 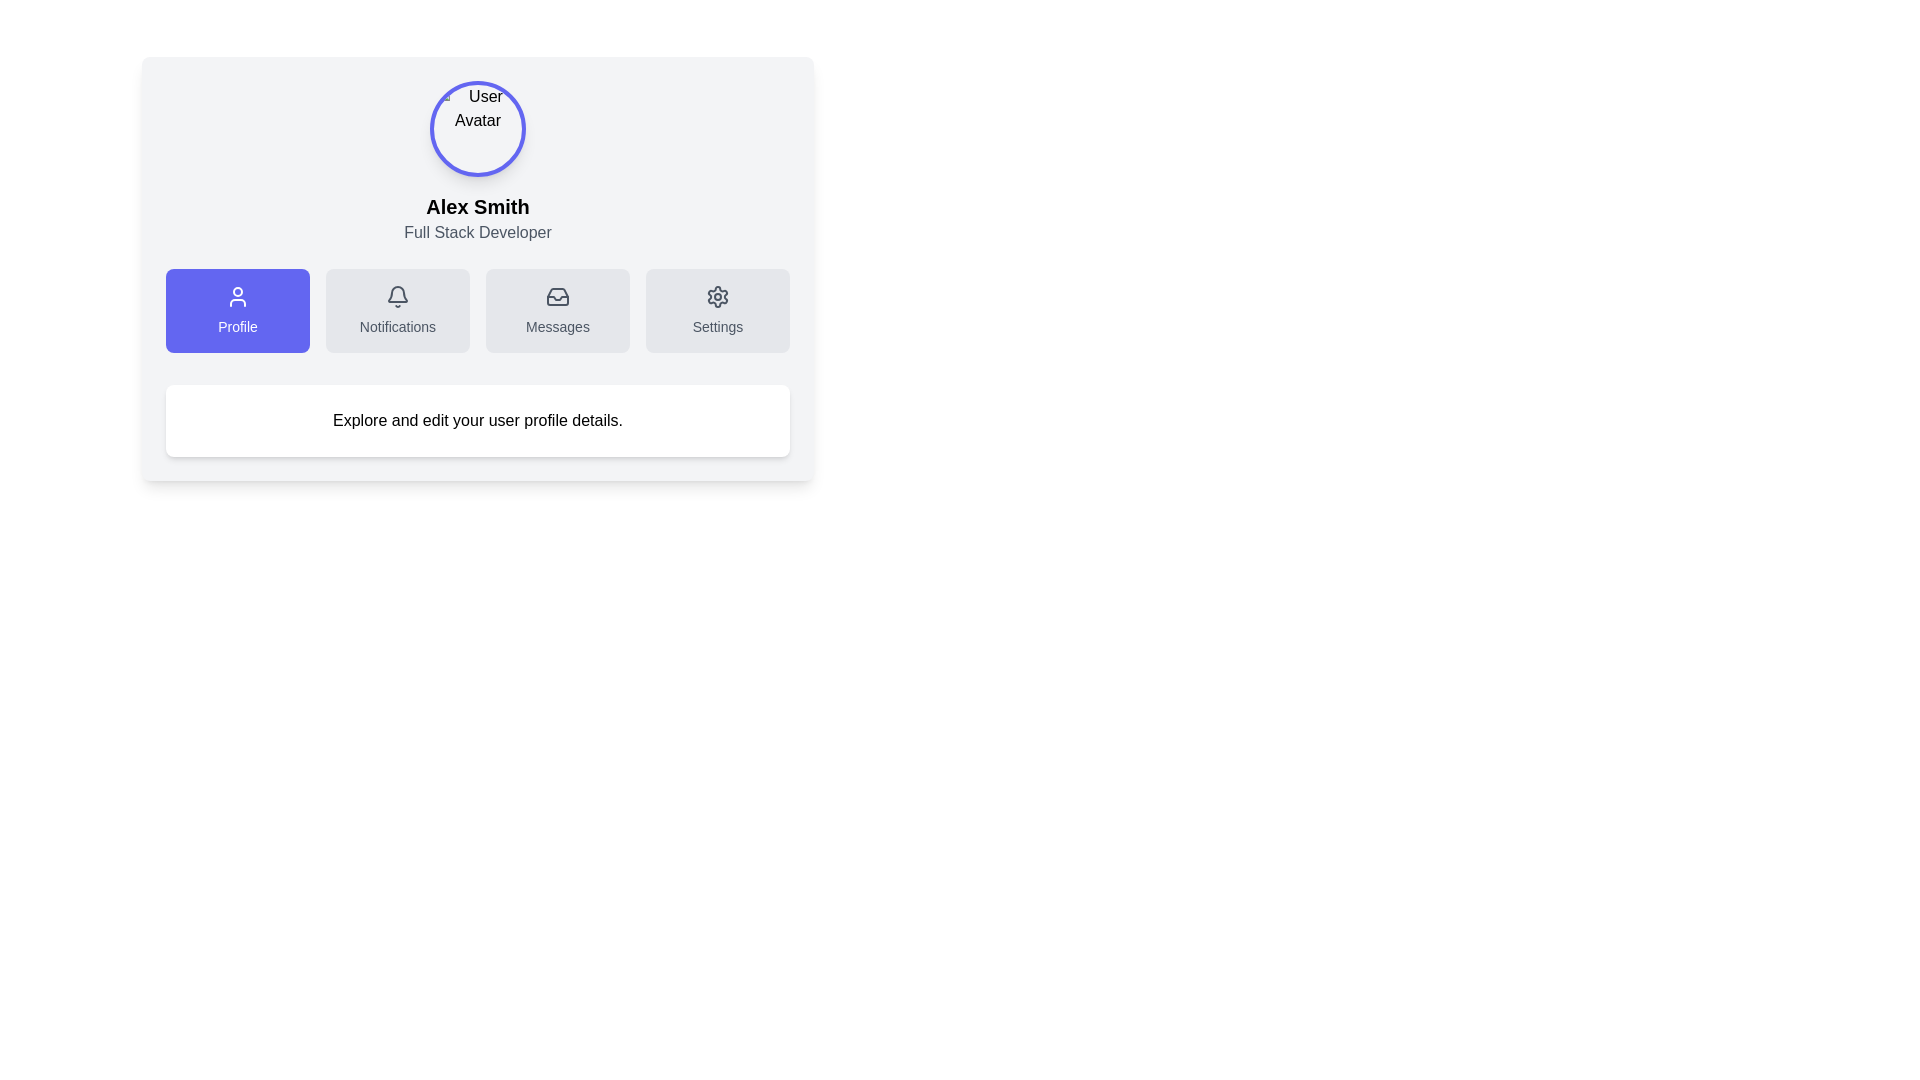 What do you see at coordinates (477, 207) in the screenshot?
I see `text displayed in the Text Label that says 'Alex Smith', which is bold and large, centered below the user avatar` at bounding box center [477, 207].